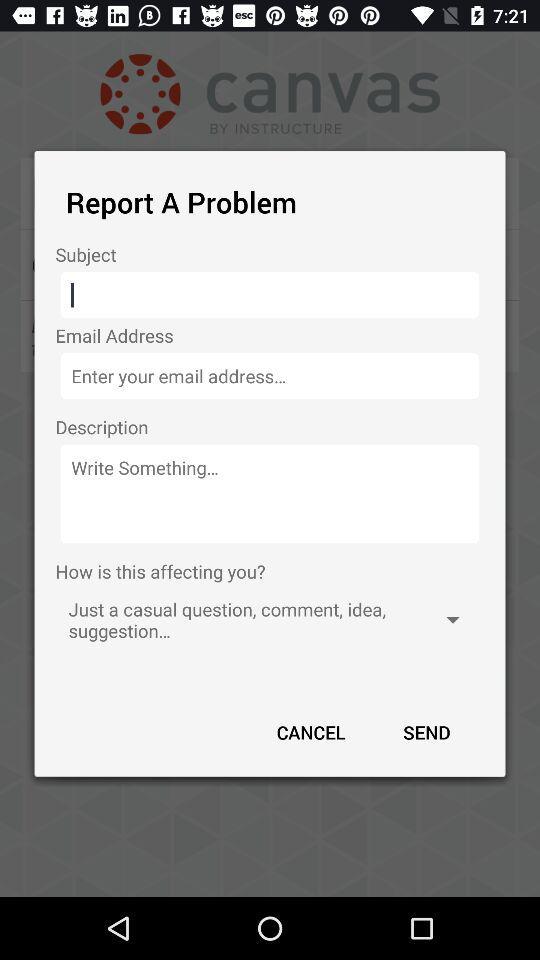 The width and height of the screenshot is (540, 960). Describe the element at coordinates (270, 493) in the screenshot. I see `input description` at that location.